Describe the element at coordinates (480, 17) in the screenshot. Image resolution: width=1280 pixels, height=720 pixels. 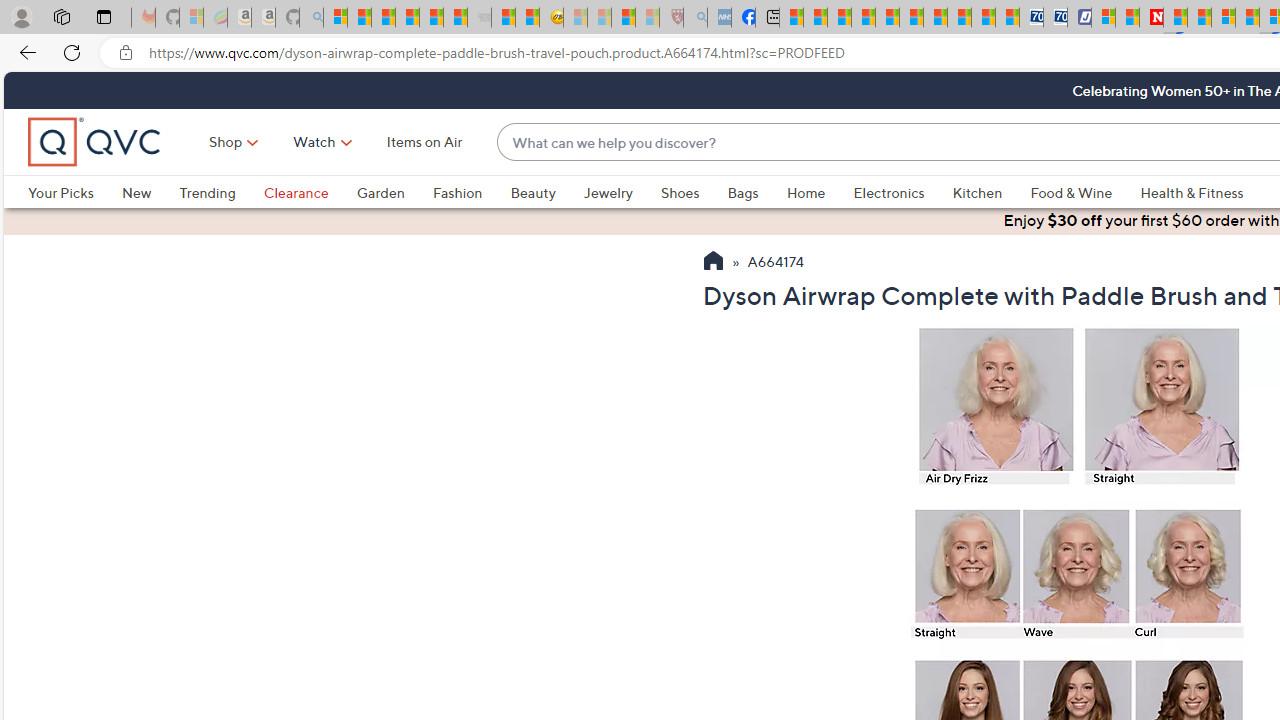
I see `'Combat Siege - Sleeping'` at that location.